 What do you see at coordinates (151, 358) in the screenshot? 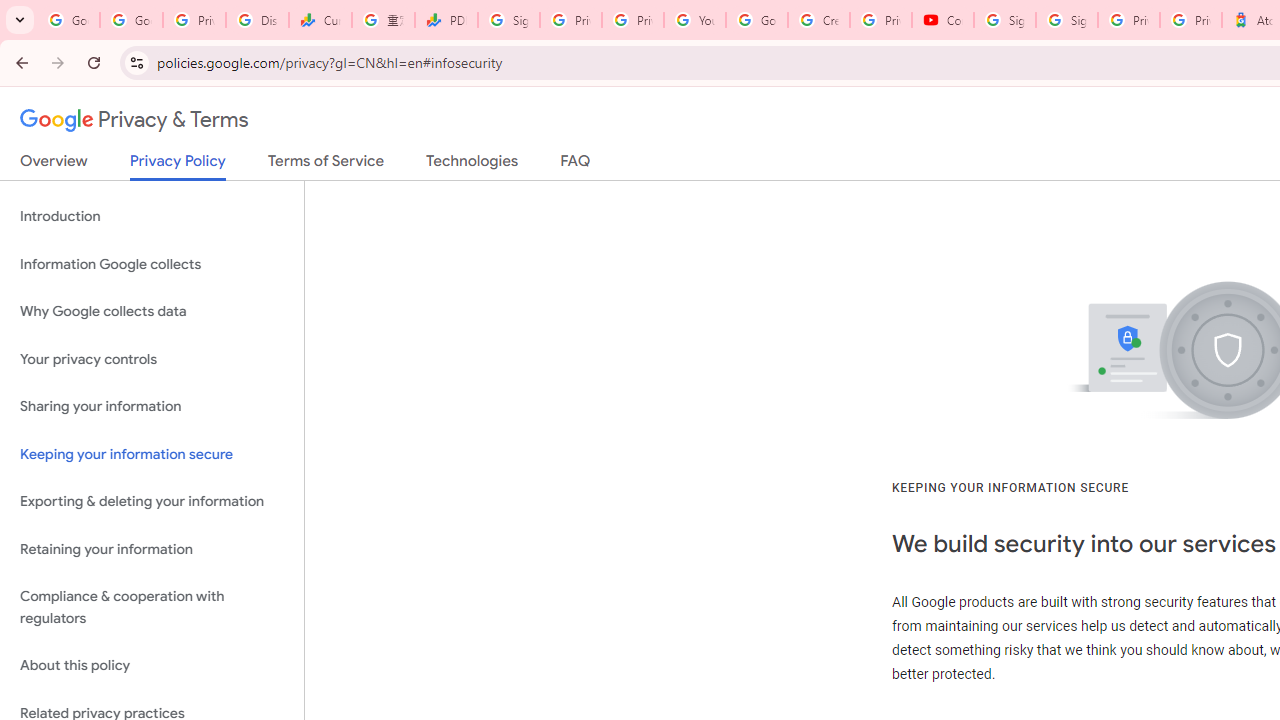
I see `'Your privacy controls'` at bounding box center [151, 358].